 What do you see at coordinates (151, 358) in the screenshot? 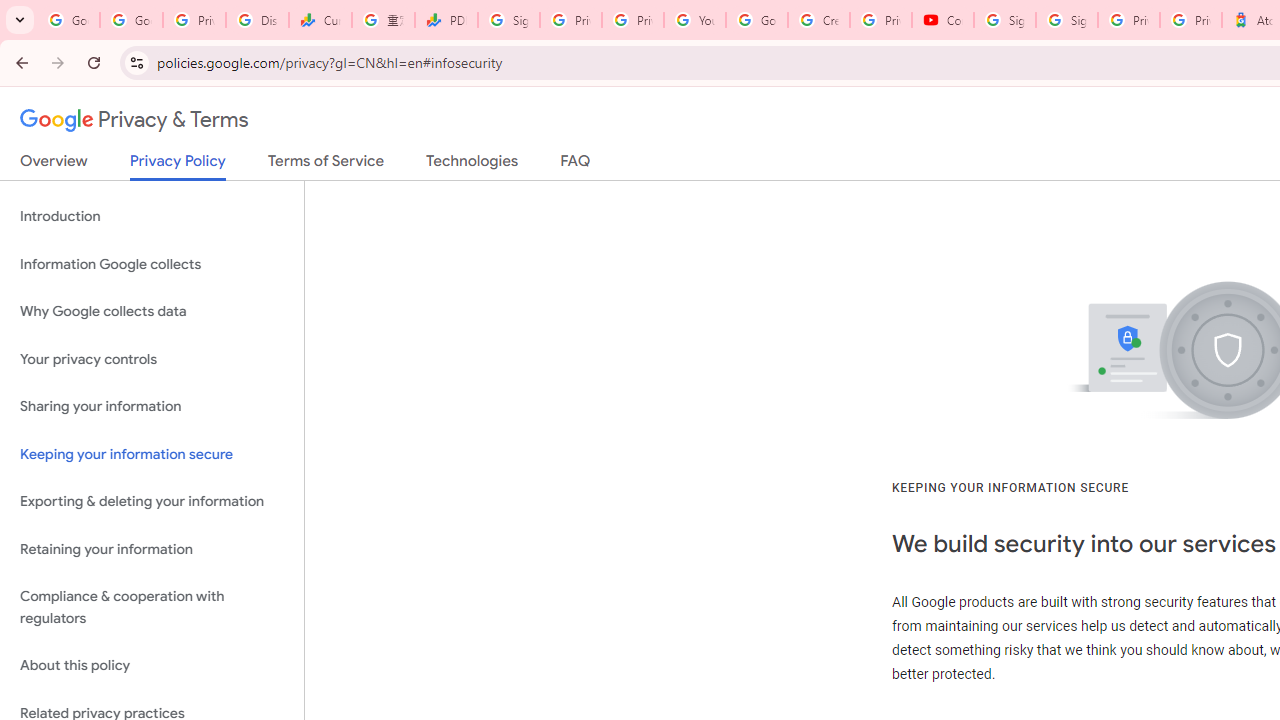
I see `'Your privacy controls'` at bounding box center [151, 358].